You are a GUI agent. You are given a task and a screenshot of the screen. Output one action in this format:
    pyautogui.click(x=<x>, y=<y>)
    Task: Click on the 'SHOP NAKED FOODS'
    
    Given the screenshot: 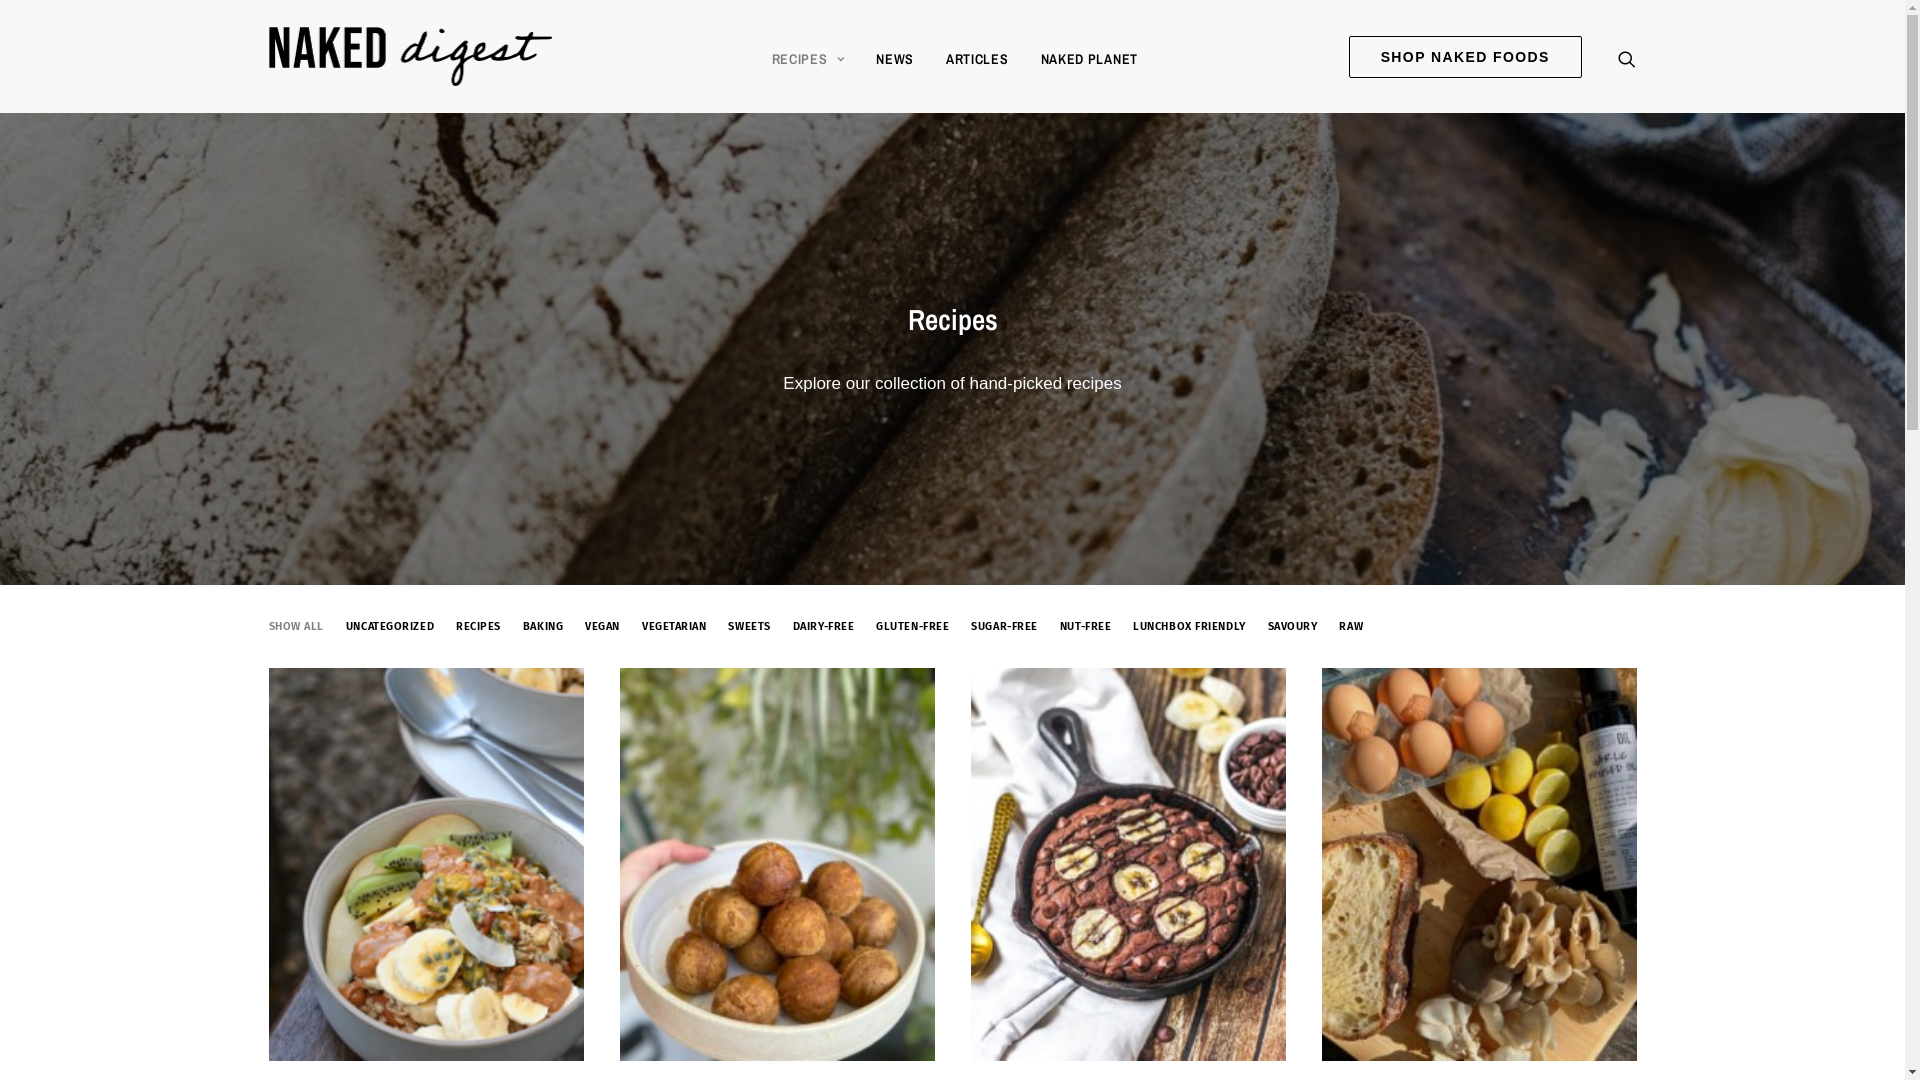 What is the action you would take?
    pyautogui.click(x=1469, y=56)
    